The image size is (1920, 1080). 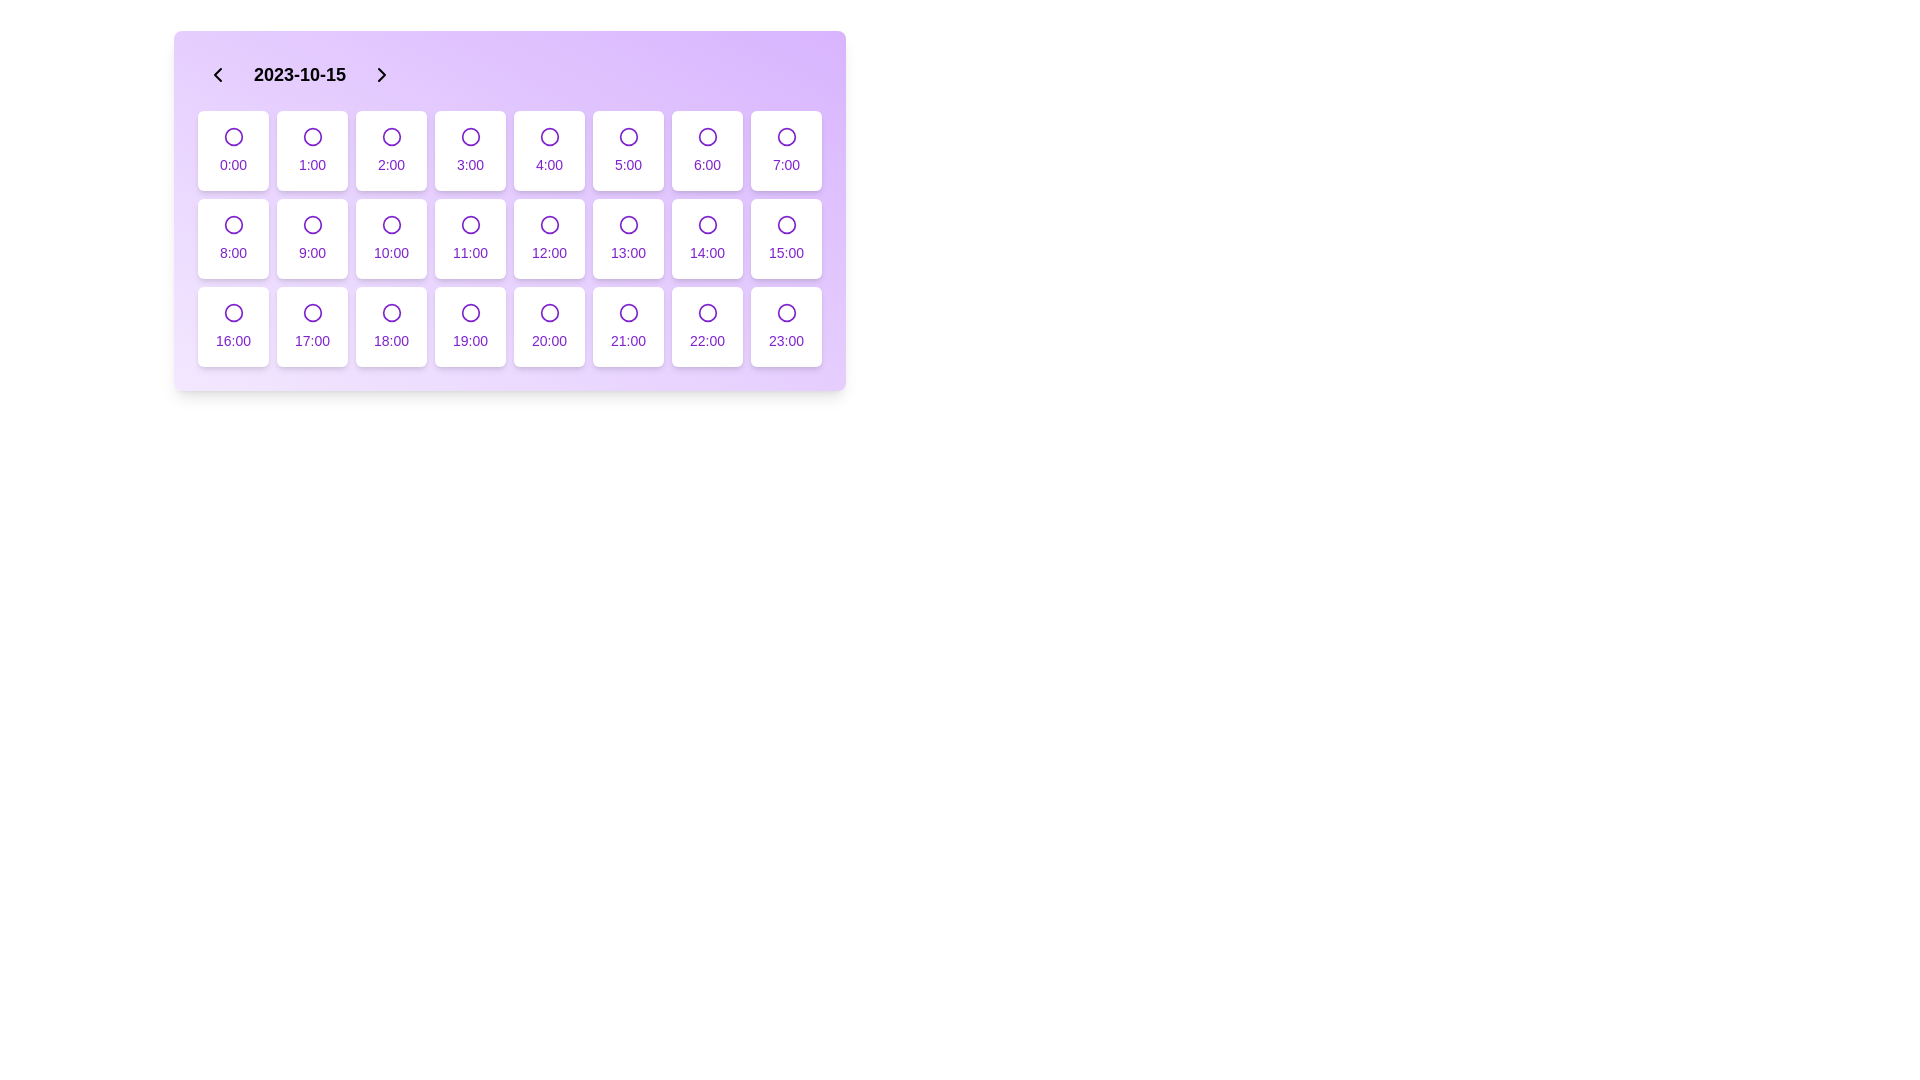 What do you see at coordinates (233, 224) in the screenshot?
I see `the circular icon for the 8:00 time slot in the schedule-like interface` at bounding box center [233, 224].